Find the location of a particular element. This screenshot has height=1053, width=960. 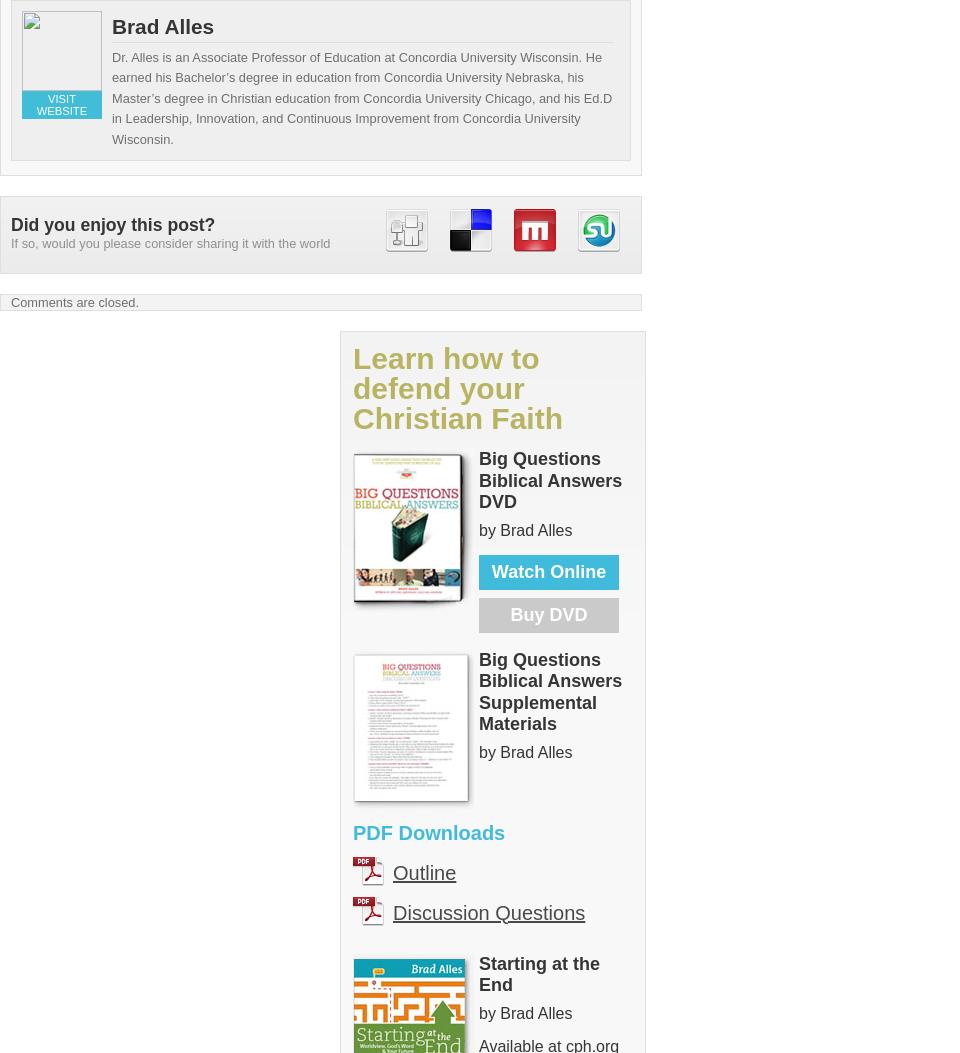

'Discussion Questions' is located at coordinates (488, 911).